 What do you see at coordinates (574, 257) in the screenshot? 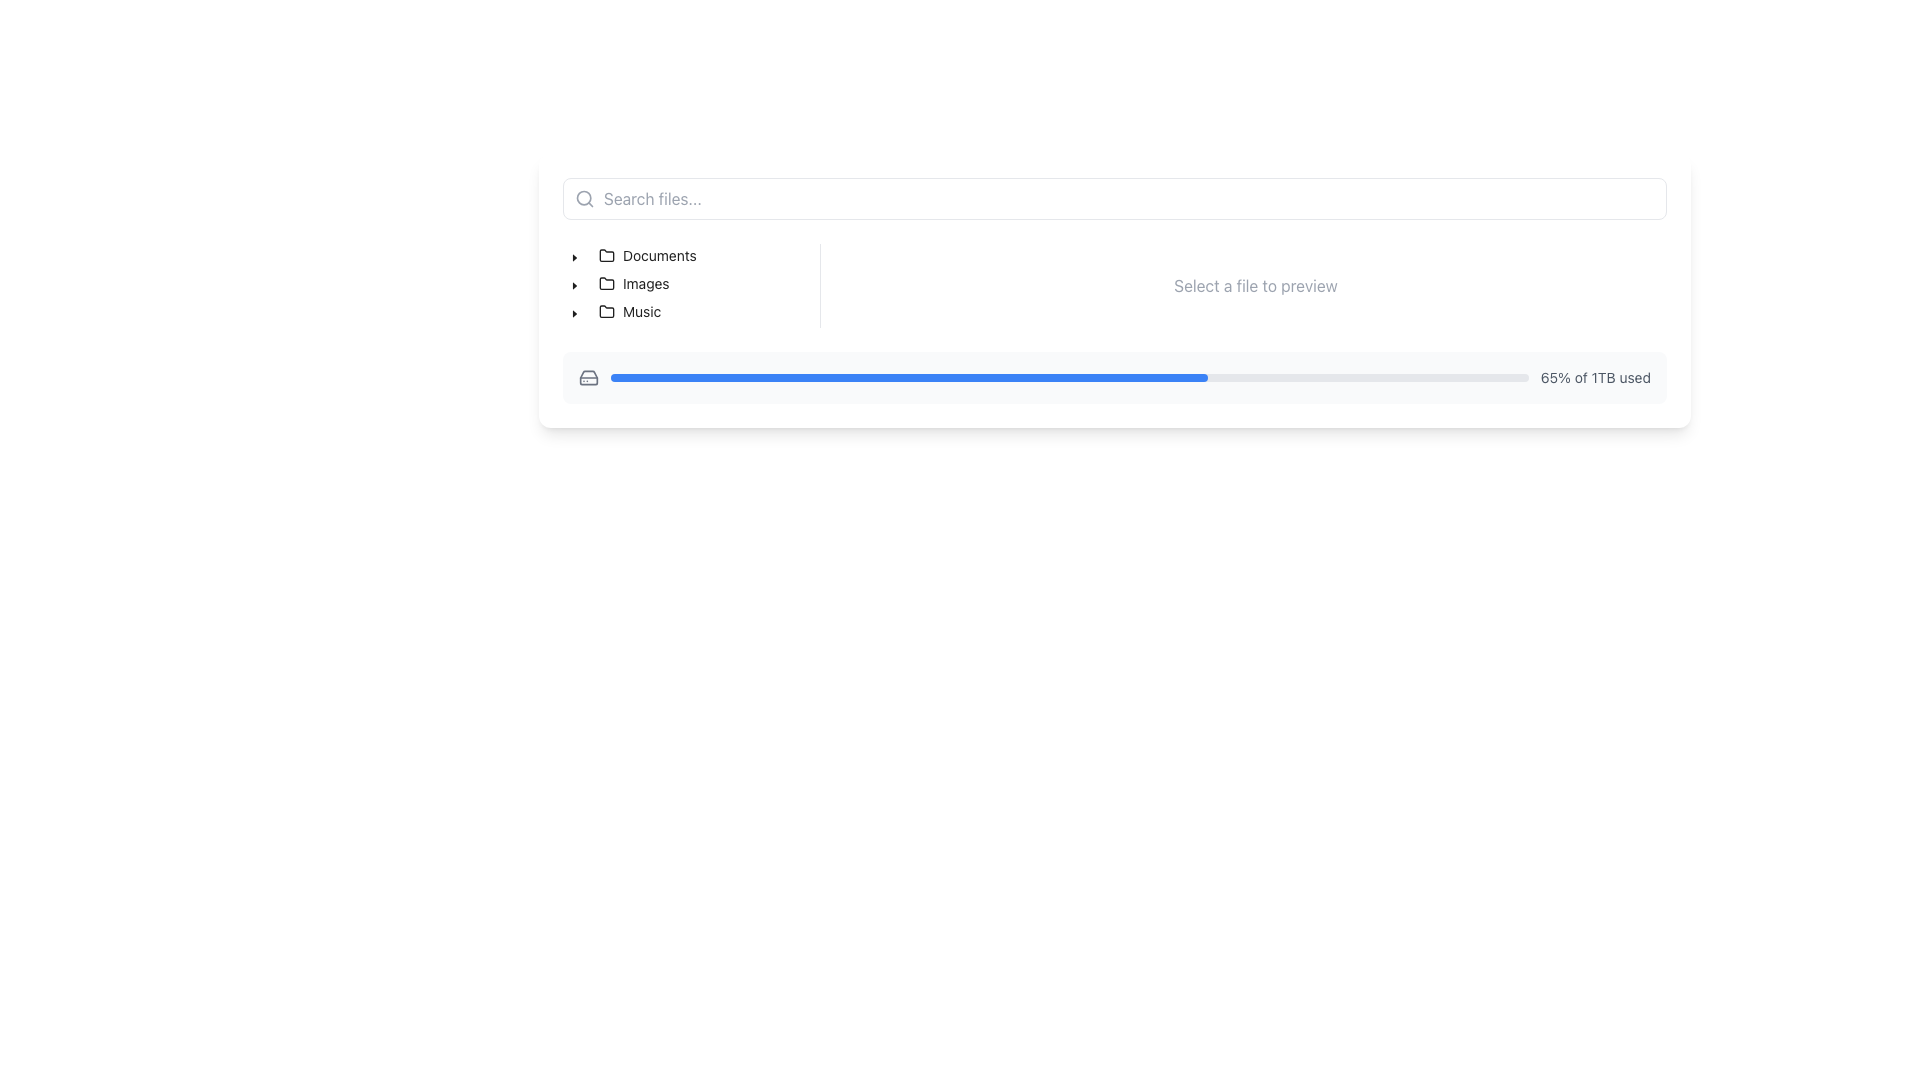
I see `the icon next to the 'Documents' label` at bounding box center [574, 257].